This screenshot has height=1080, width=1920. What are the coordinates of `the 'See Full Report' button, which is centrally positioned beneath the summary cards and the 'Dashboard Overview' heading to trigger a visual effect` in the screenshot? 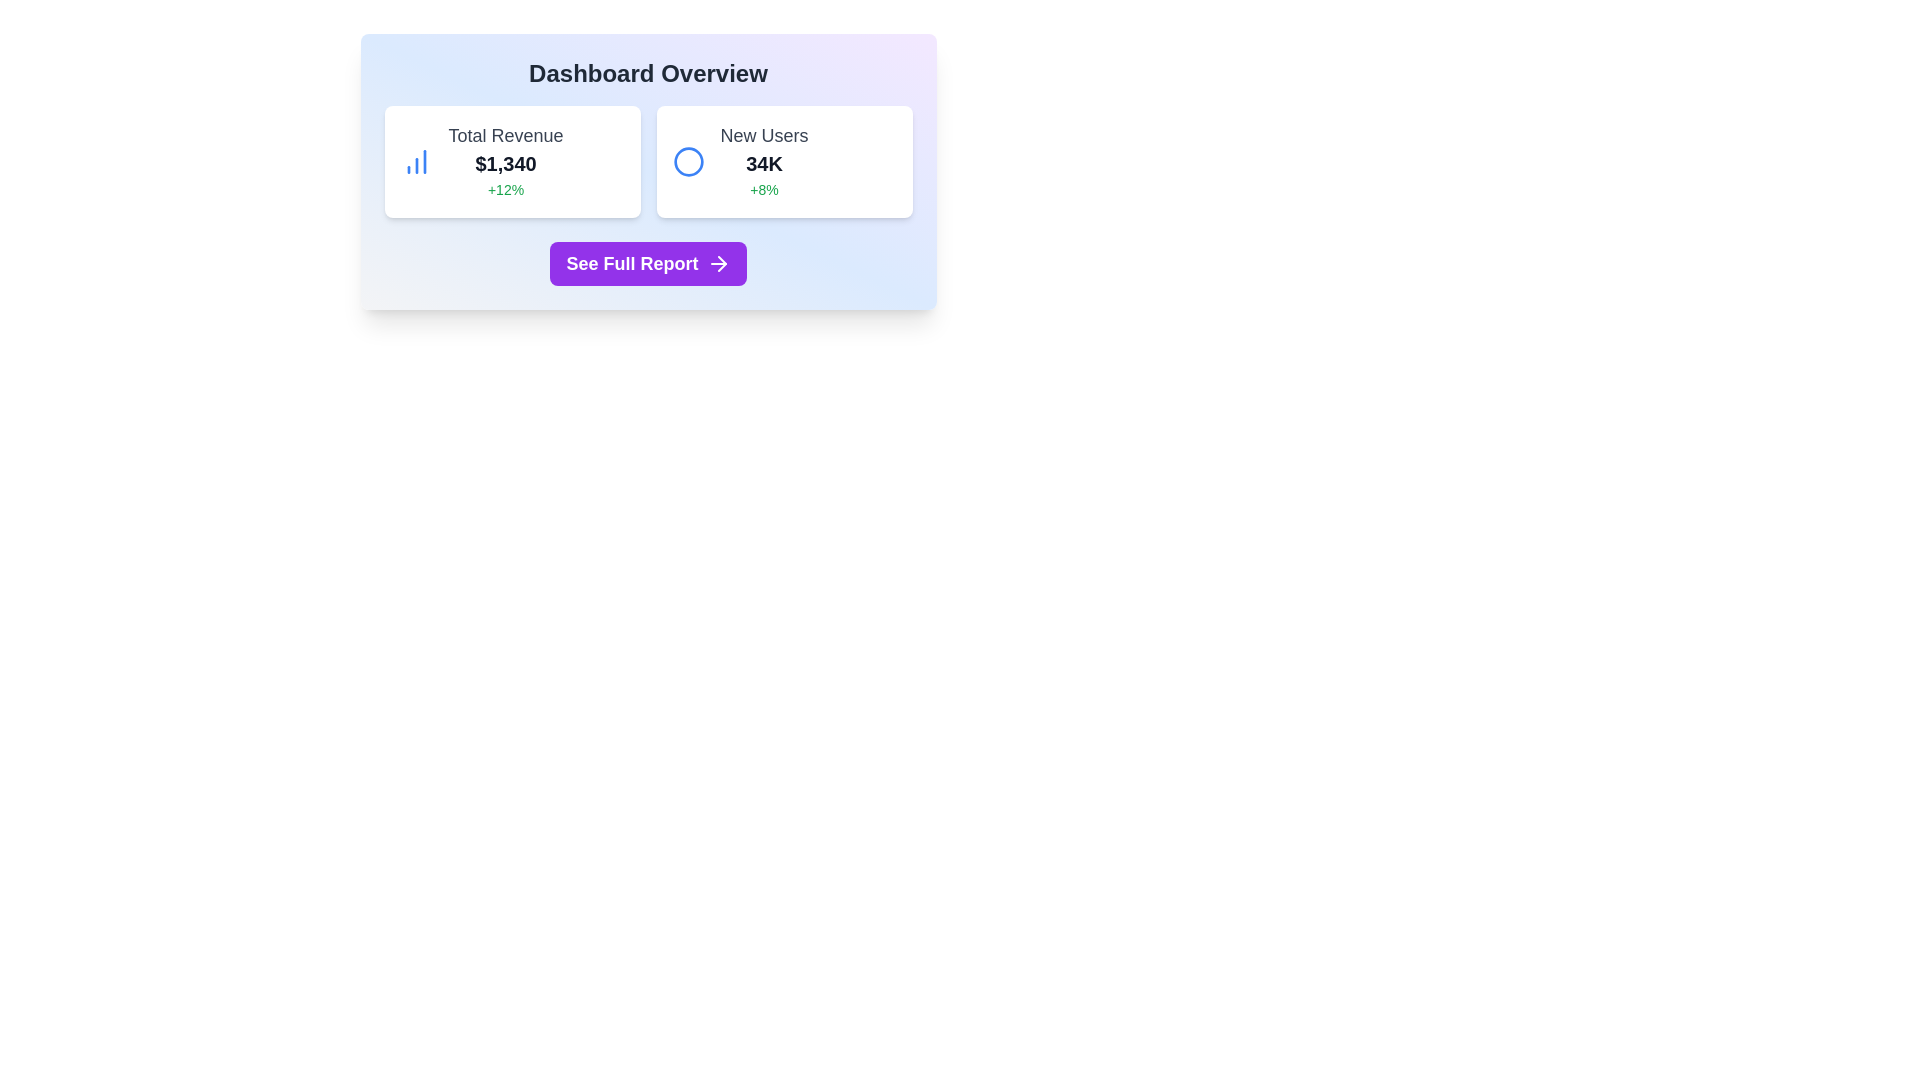 It's located at (648, 262).